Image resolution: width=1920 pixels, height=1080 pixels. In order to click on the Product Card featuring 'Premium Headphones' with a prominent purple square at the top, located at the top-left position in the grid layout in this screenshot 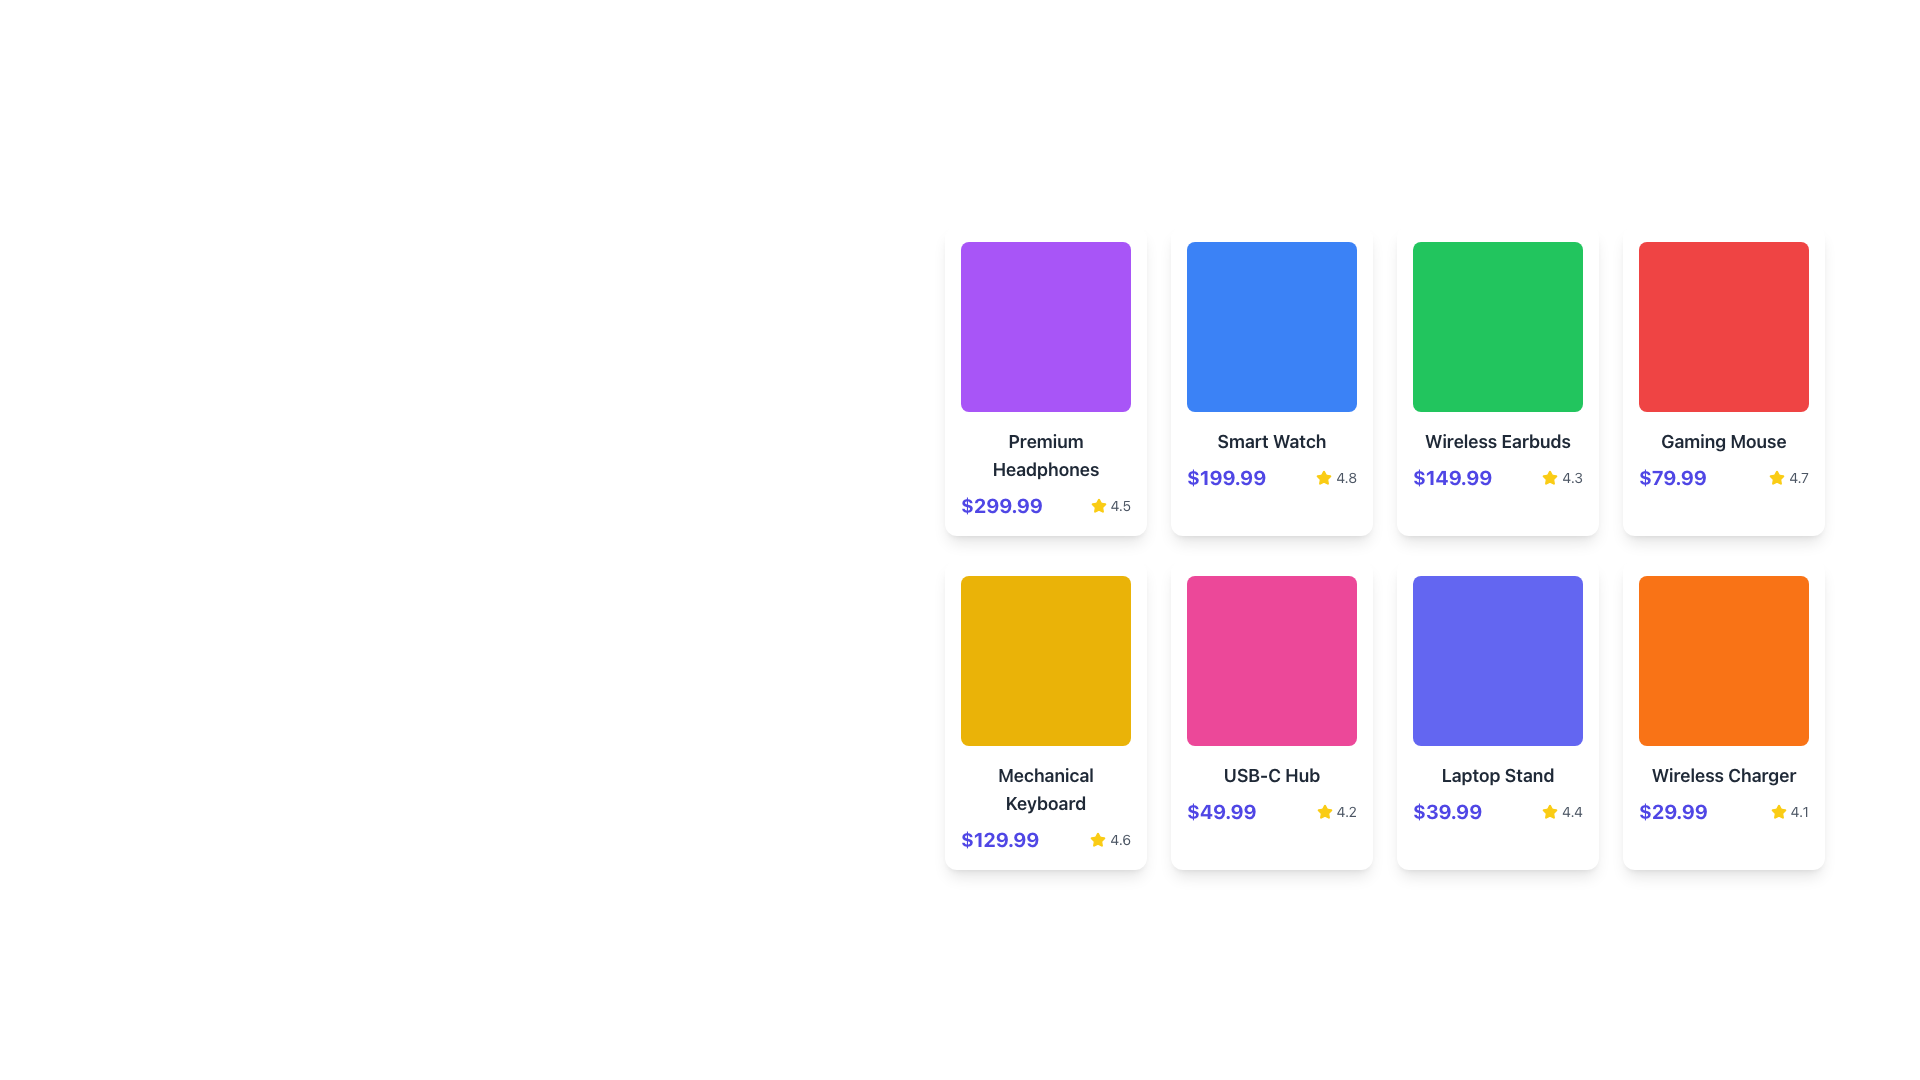, I will do `click(1045, 381)`.